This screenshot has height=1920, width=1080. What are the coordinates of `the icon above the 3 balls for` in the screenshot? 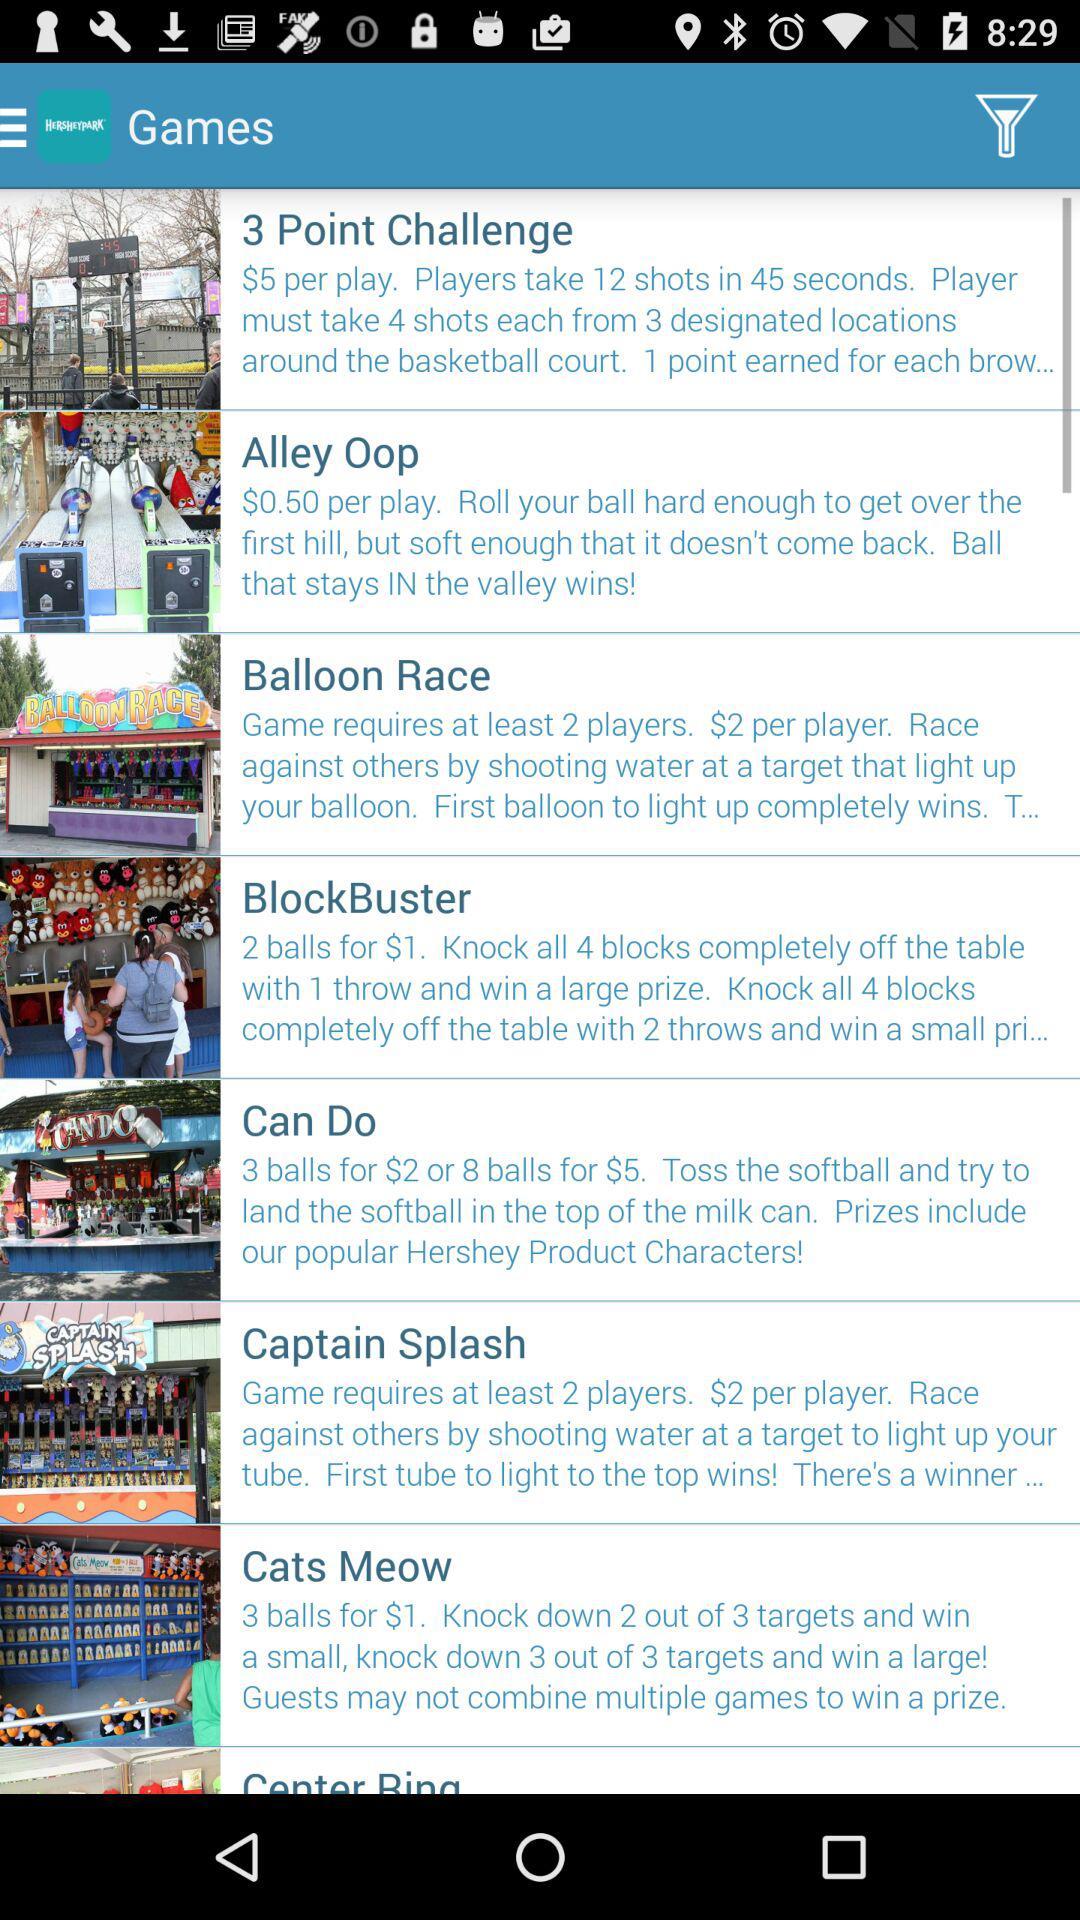 It's located at (650, 1563).